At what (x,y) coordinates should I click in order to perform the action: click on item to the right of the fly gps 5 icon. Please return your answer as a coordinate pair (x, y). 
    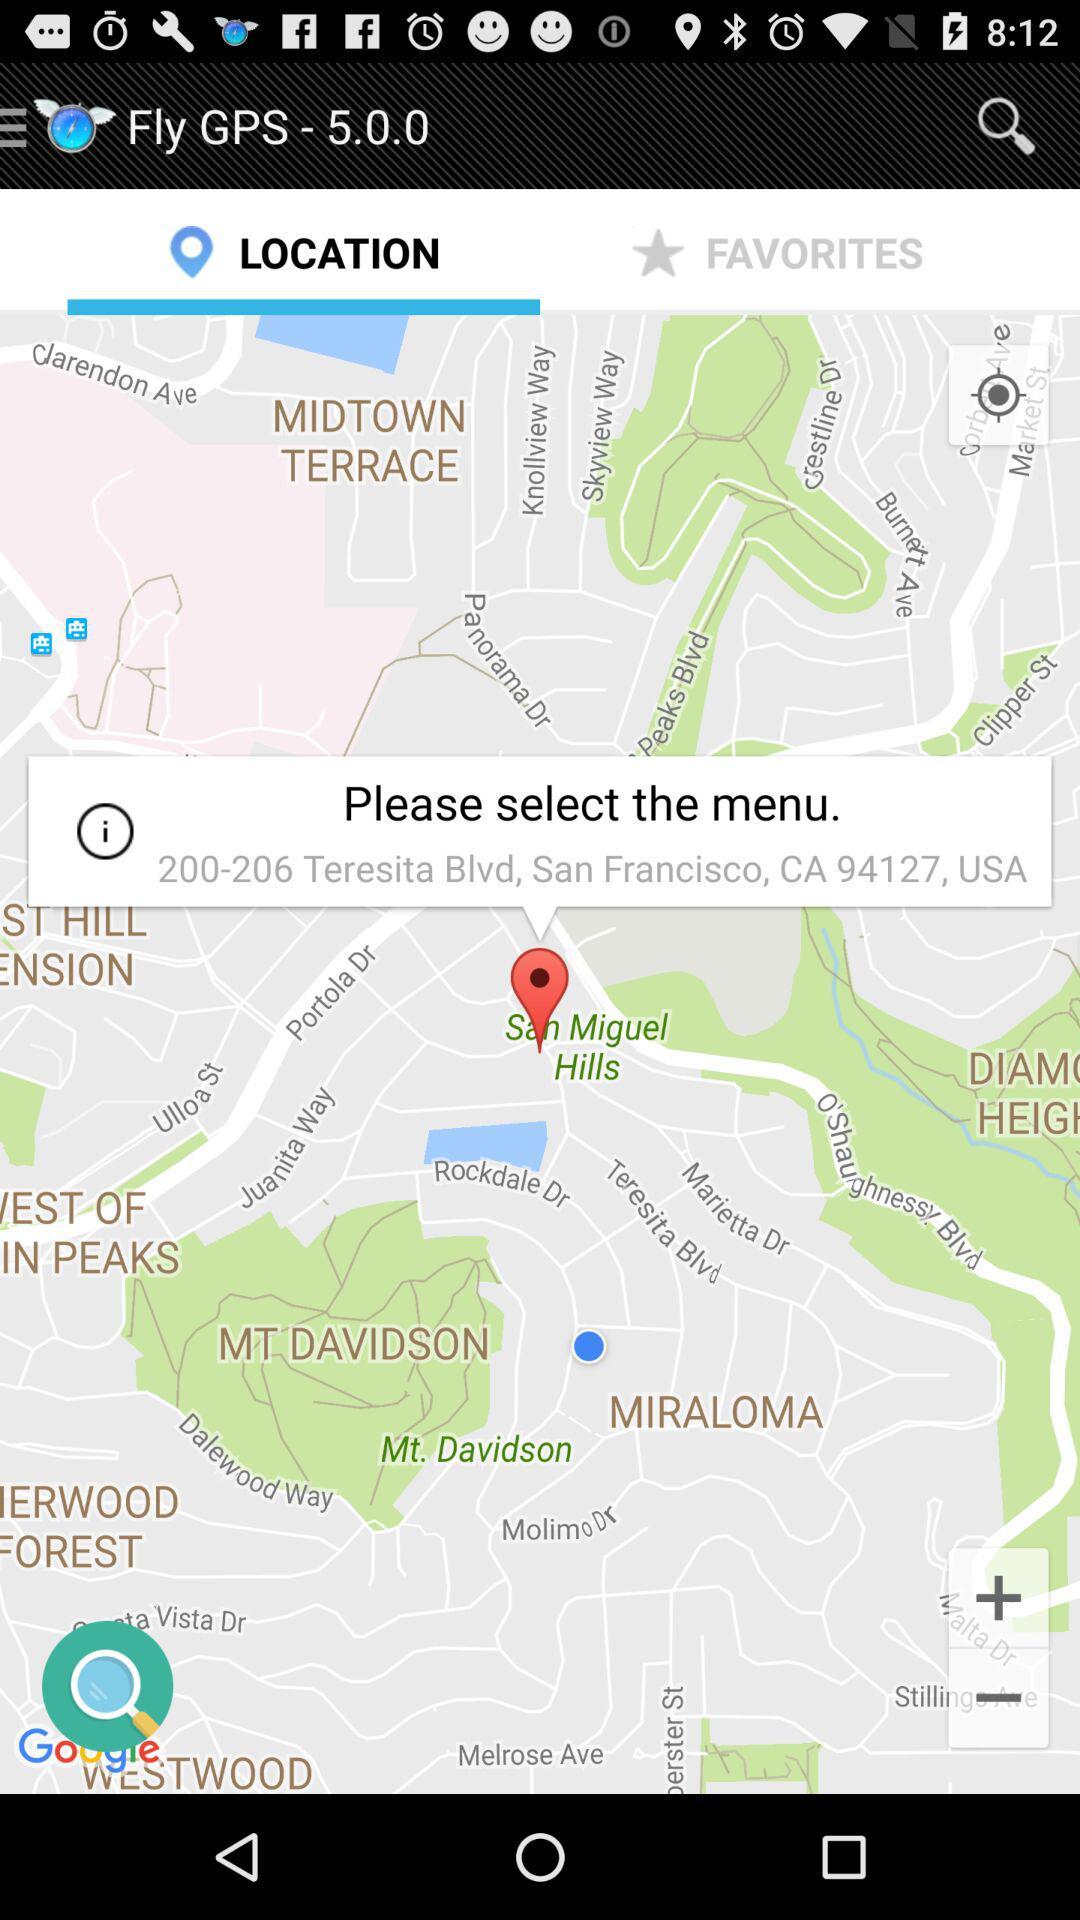
    Looking at the image, I should click on (1006, 124).